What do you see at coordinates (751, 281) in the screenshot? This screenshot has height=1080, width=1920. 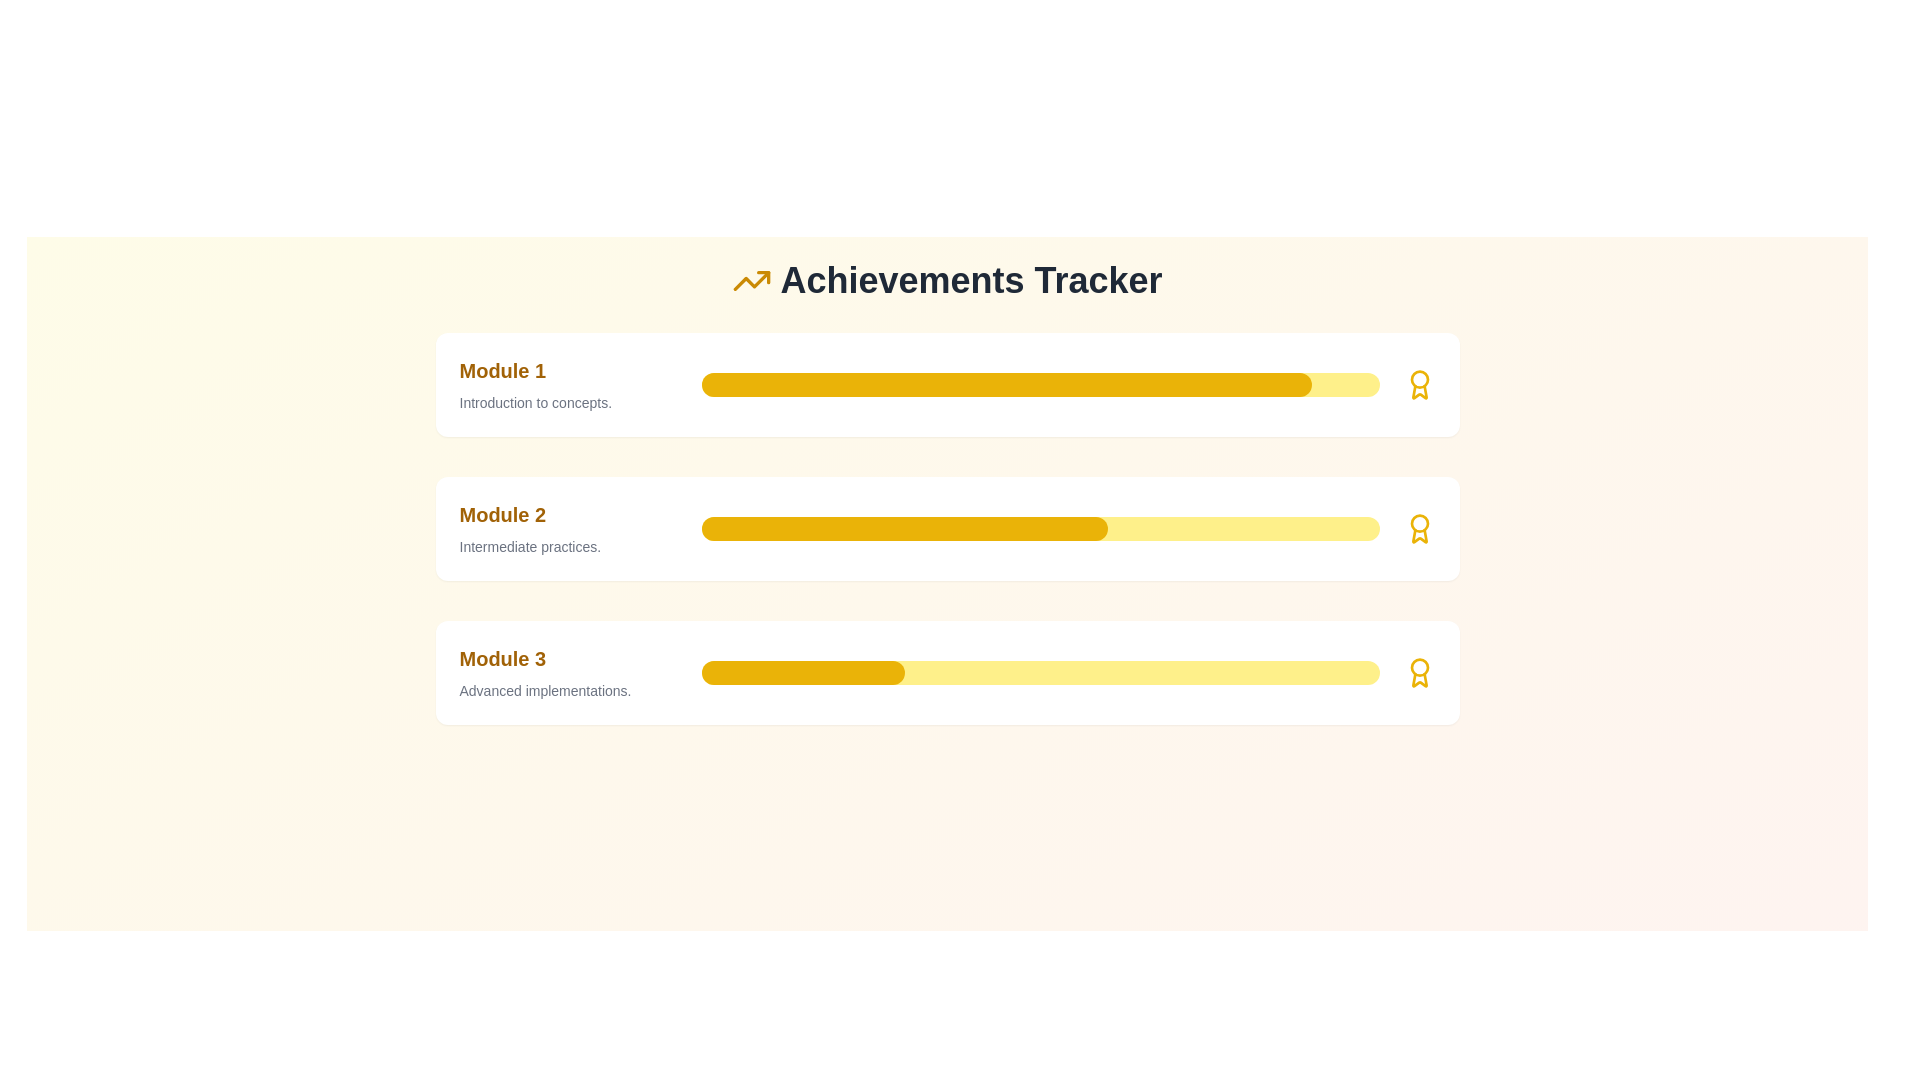 I see `the yellow upward trending arrow vector graphic located in the top-left corner of the header area of the interface` at bounding box center [751, 281].